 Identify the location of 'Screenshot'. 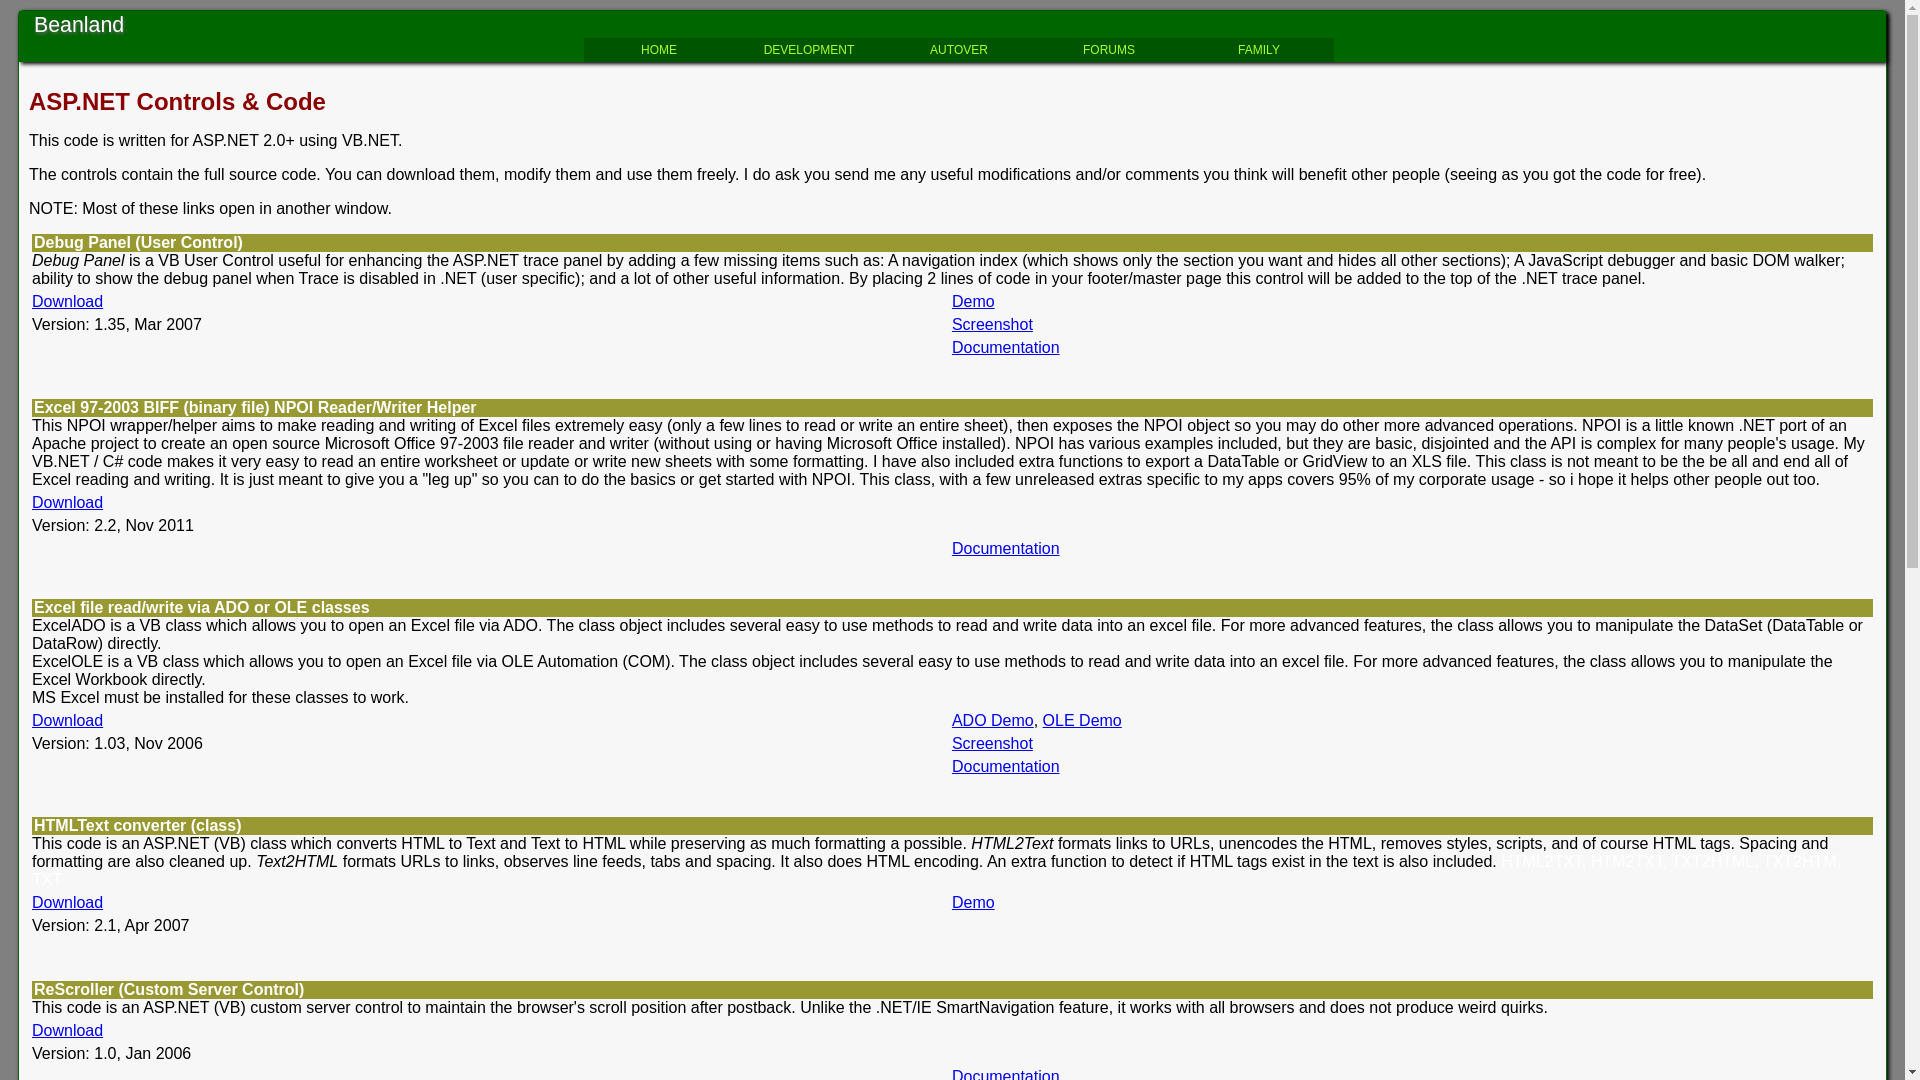
(992, 323).